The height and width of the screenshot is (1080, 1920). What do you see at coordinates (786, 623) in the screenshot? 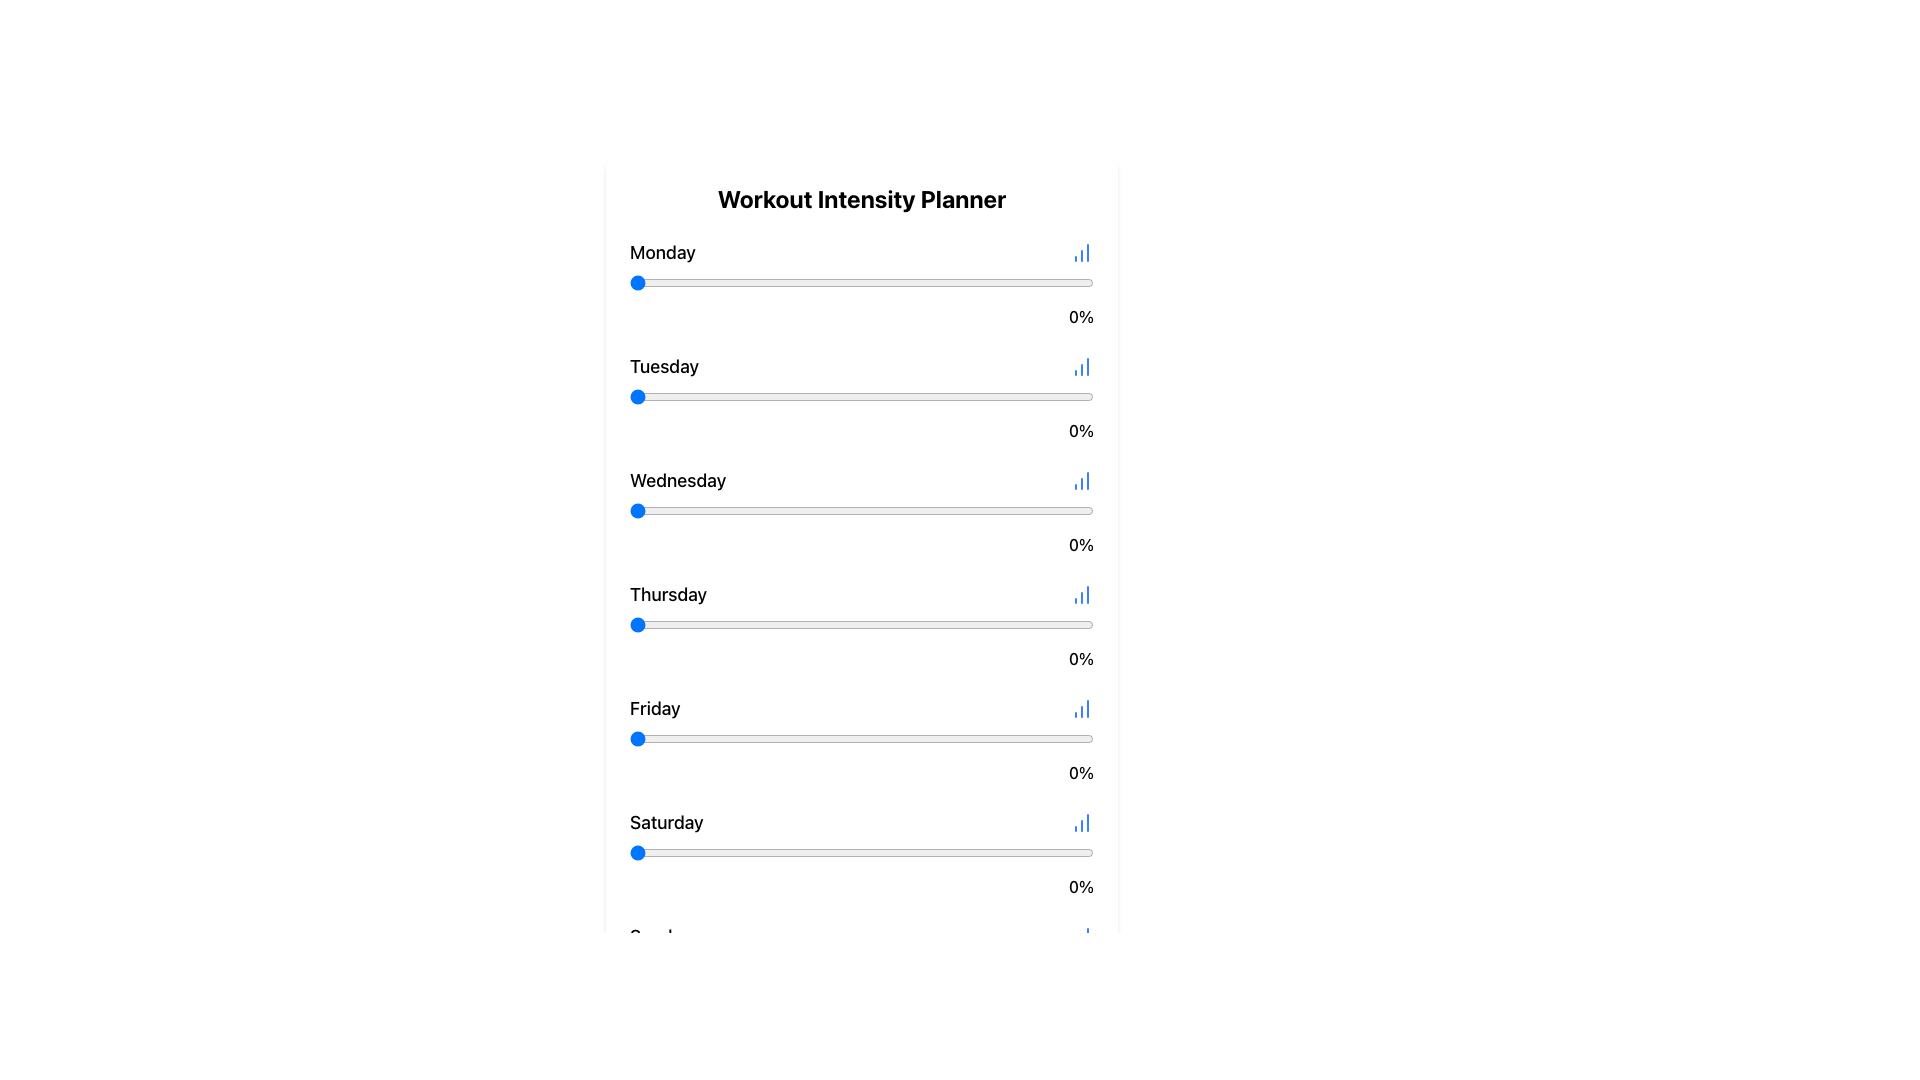
I see `the 'Thursday' slider` at bounding box center [786, 623].